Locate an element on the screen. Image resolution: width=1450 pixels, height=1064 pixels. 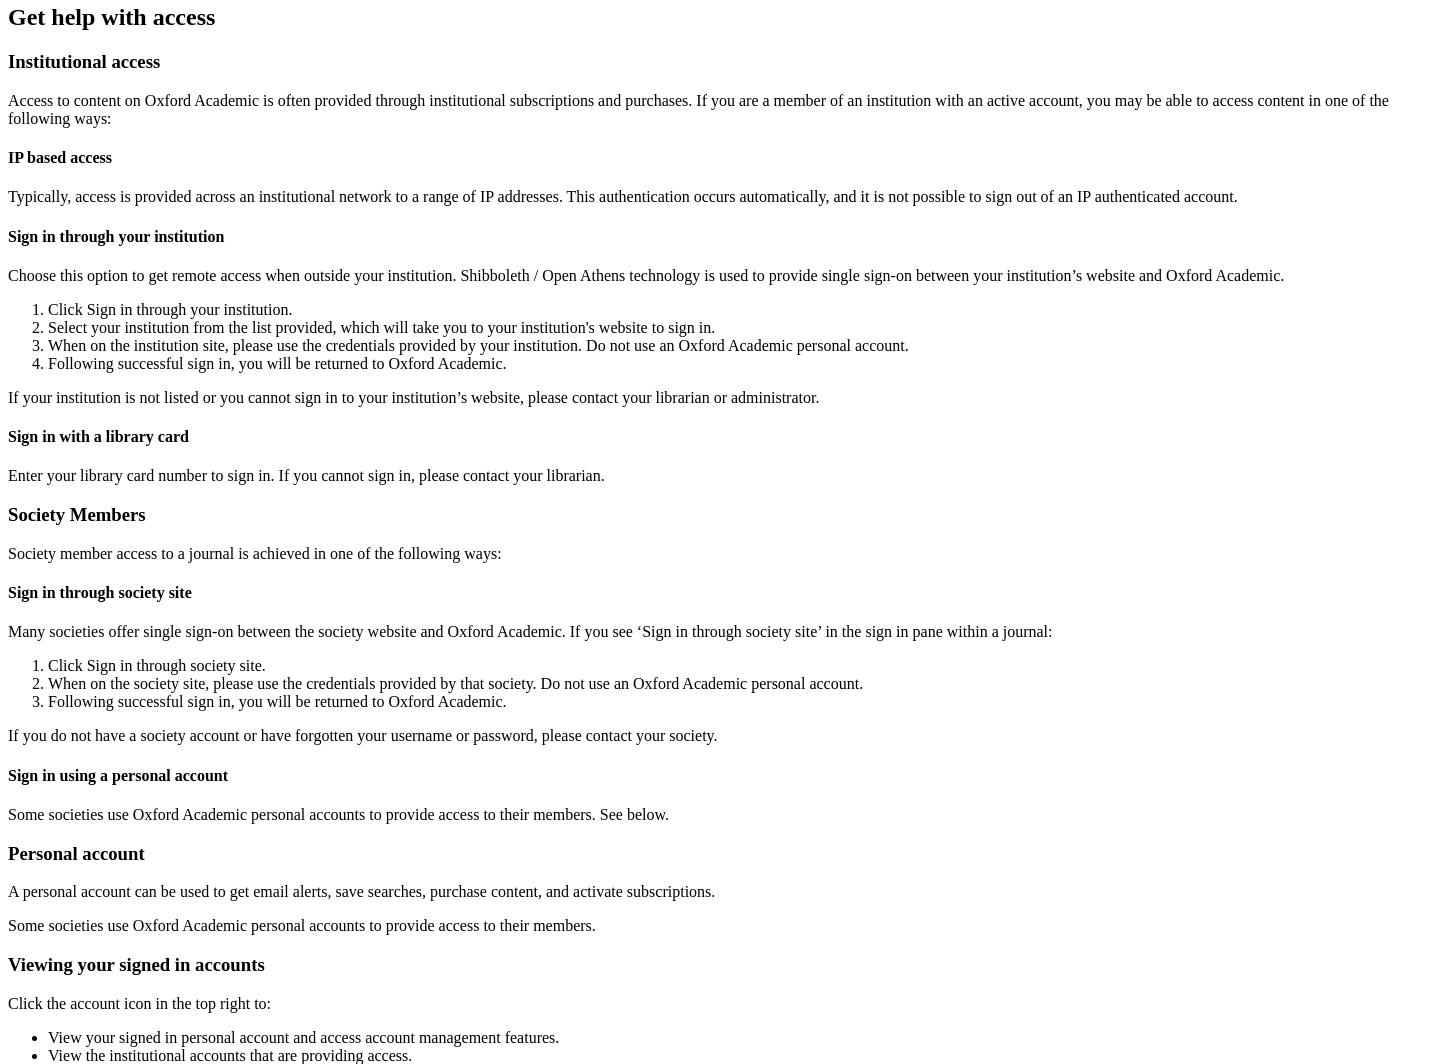
'IP based access' is located at coordinates (60, 157).